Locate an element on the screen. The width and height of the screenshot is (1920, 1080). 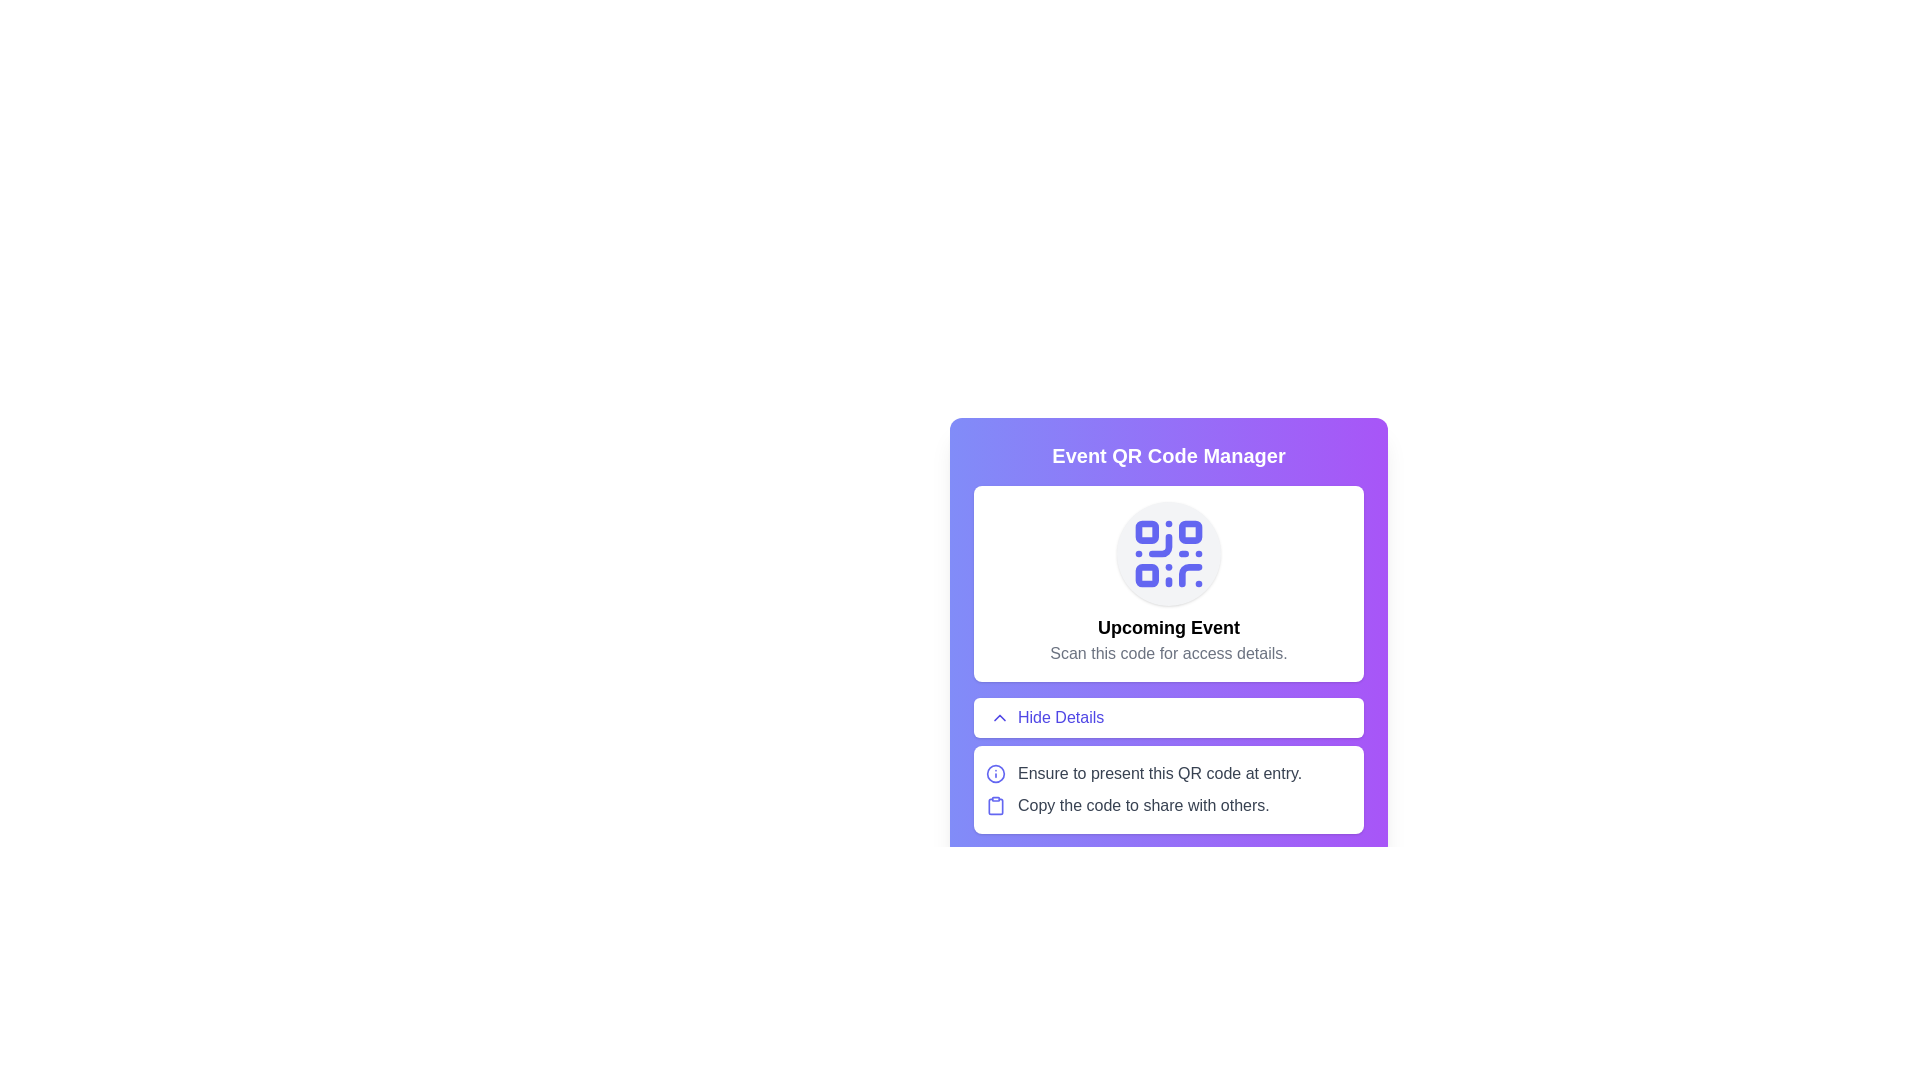
text displayed in the Text Display element that instructs 'Ensure to present this QR code at entry.' is located at coordinates (1160, 773).